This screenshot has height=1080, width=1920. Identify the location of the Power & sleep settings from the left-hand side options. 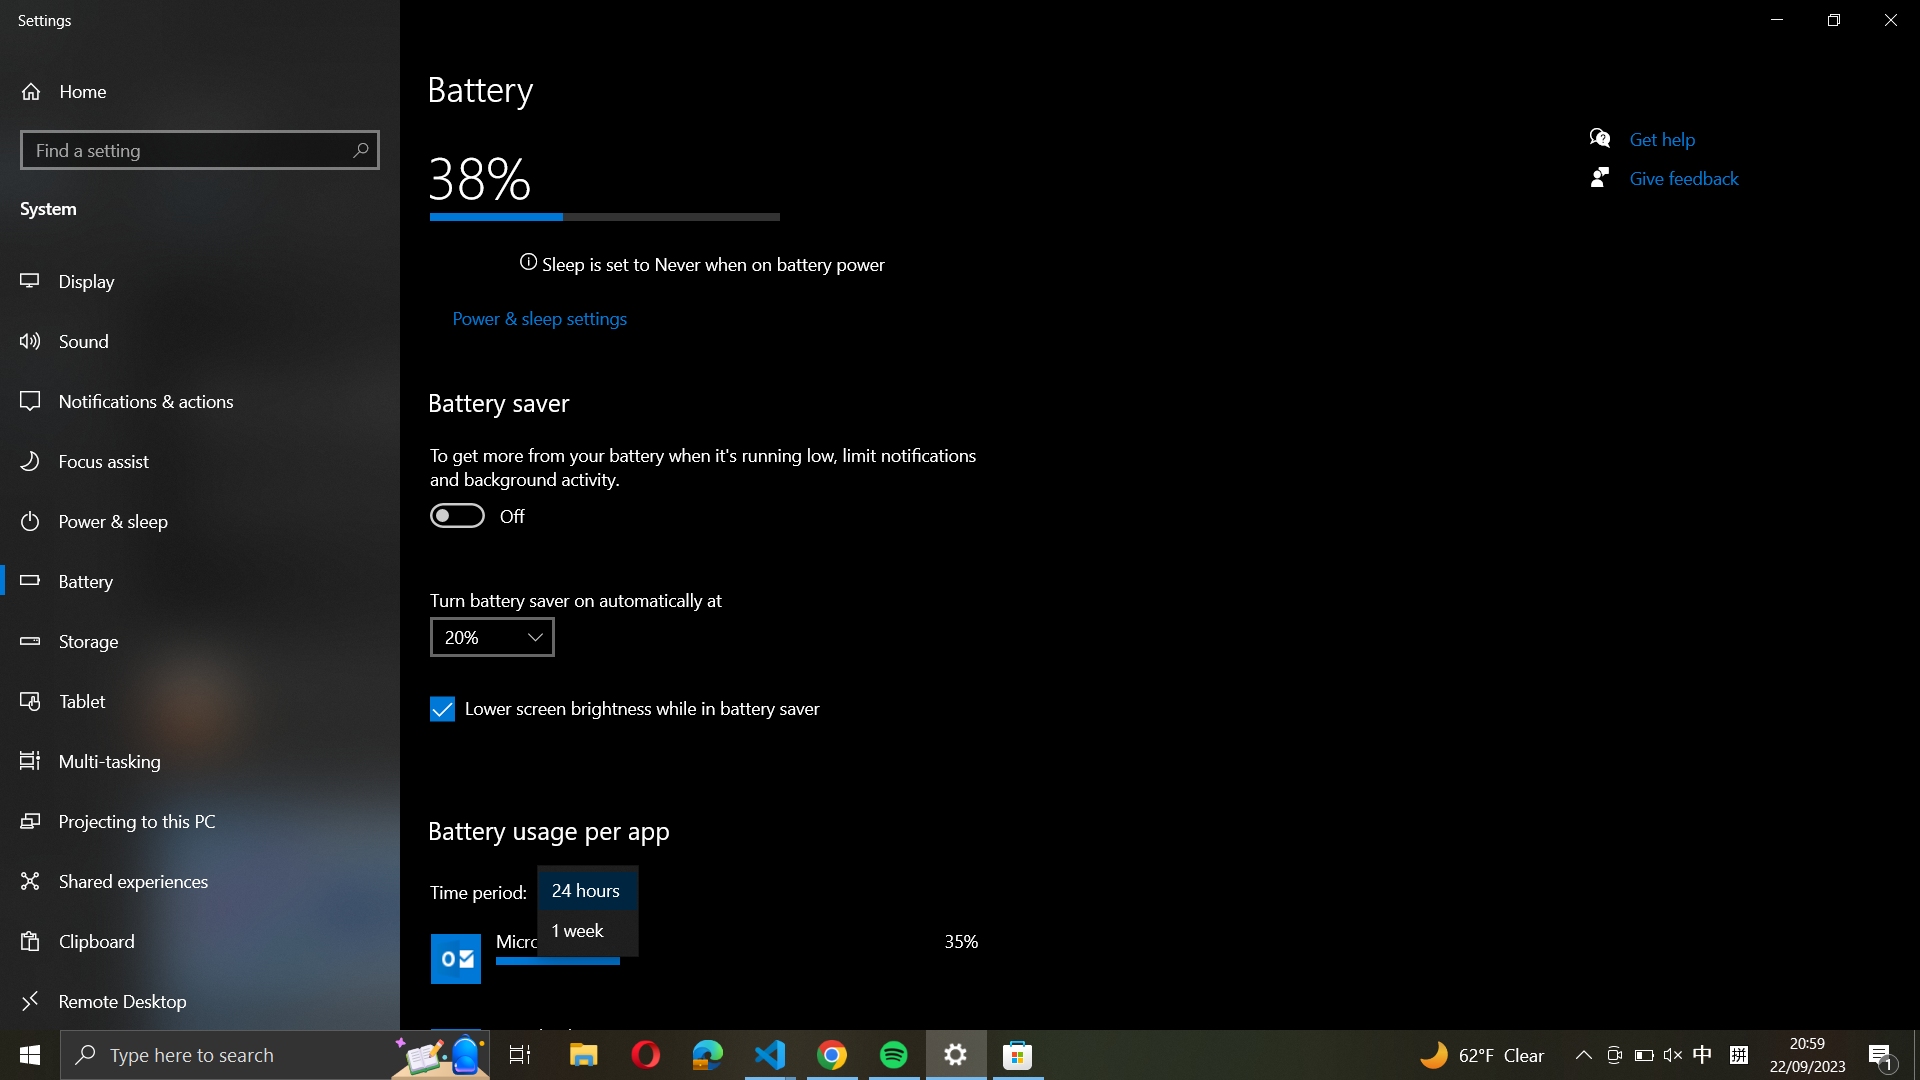
(537, 319).